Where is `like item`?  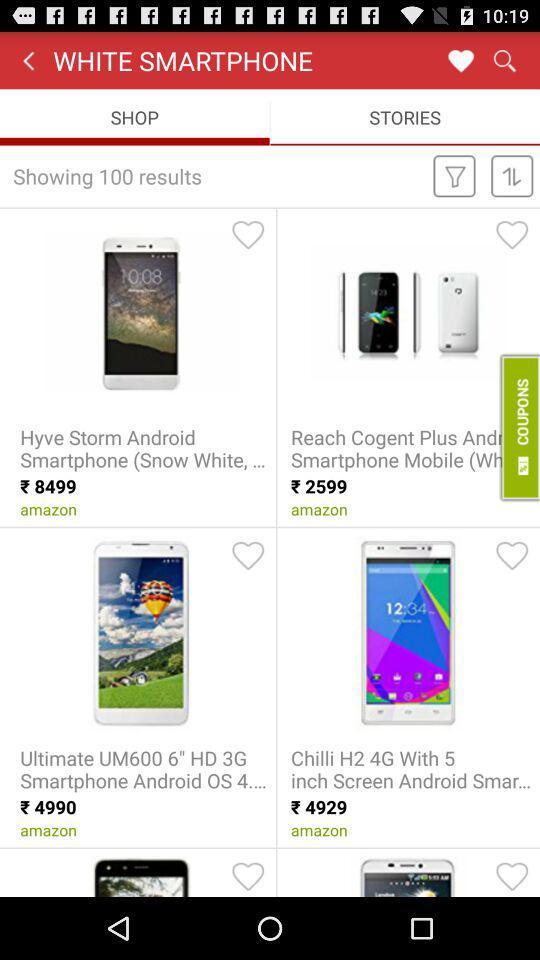 like item is located at coordinates (512, 234).